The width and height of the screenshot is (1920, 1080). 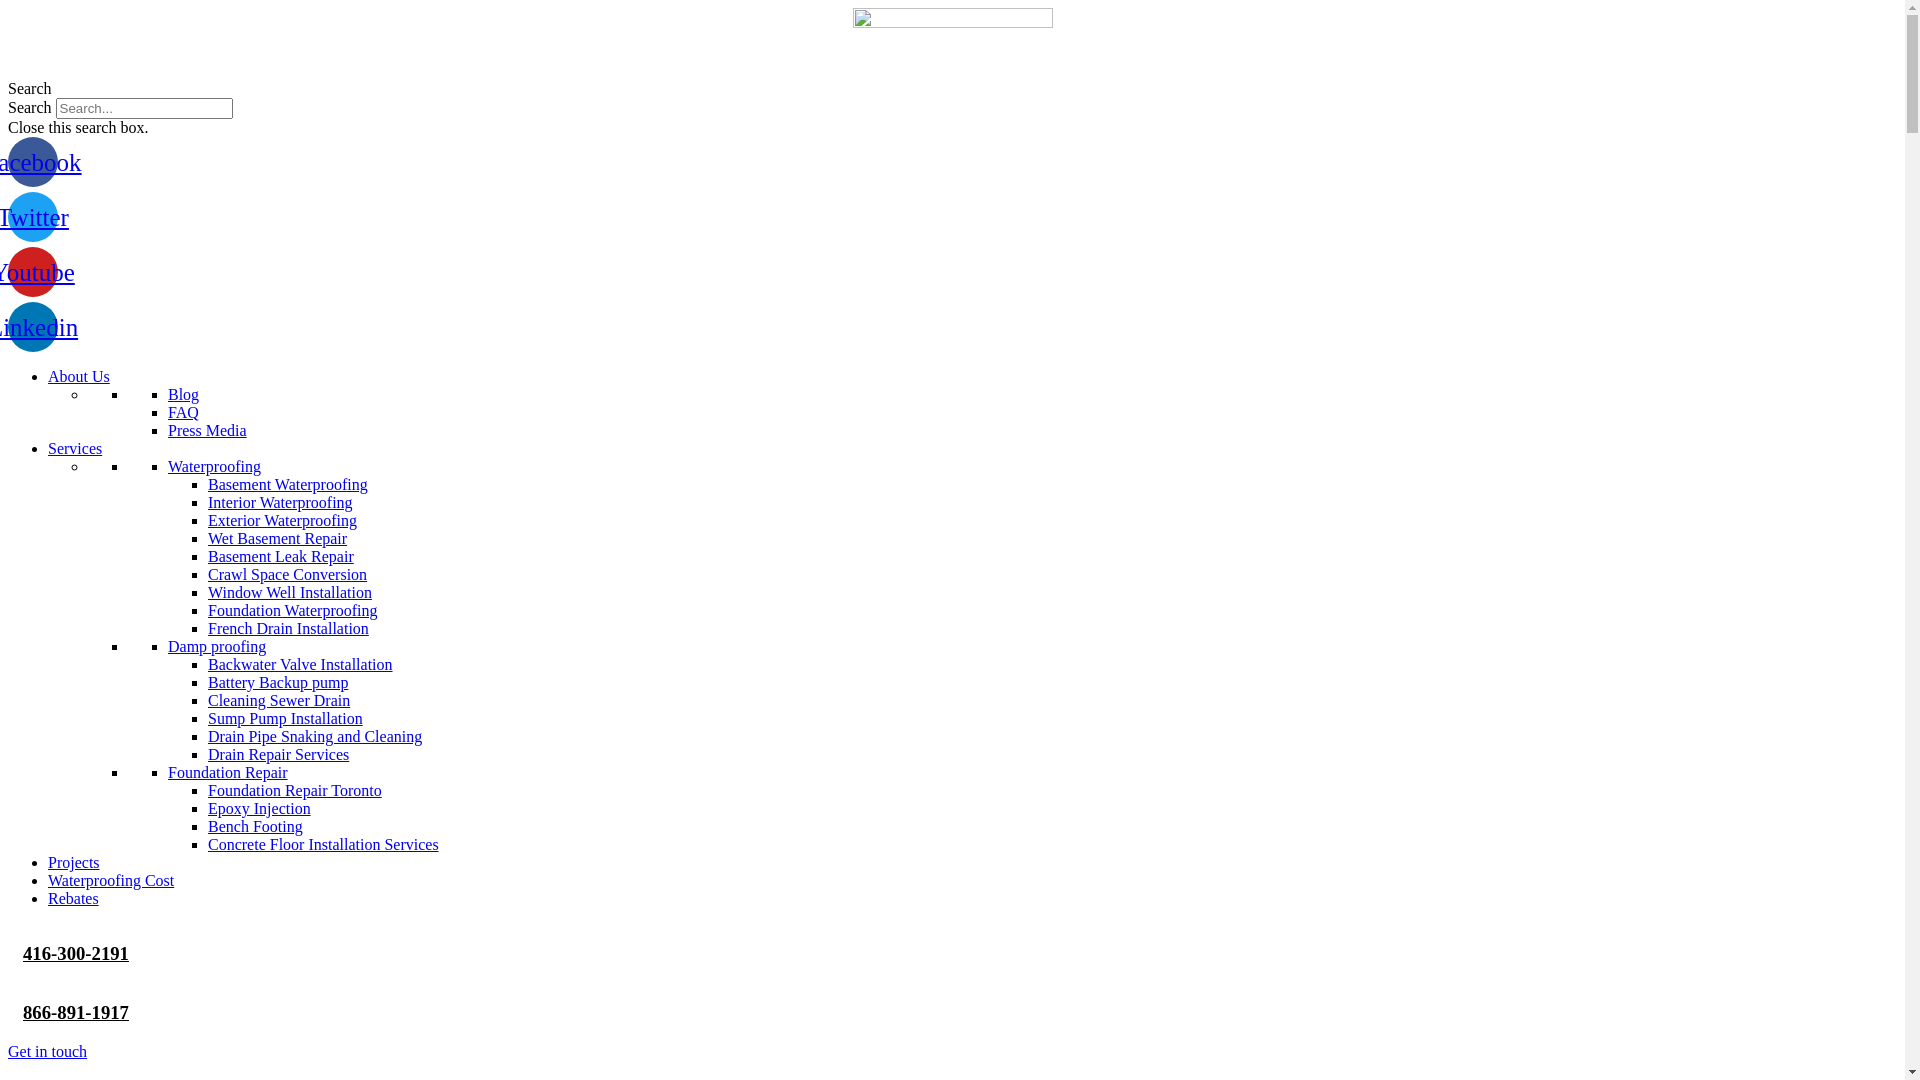 What do you see at coordinates (227, 771) in the screenshot?
I see `'Foundation Repair'` at bounding box center [227, 771].